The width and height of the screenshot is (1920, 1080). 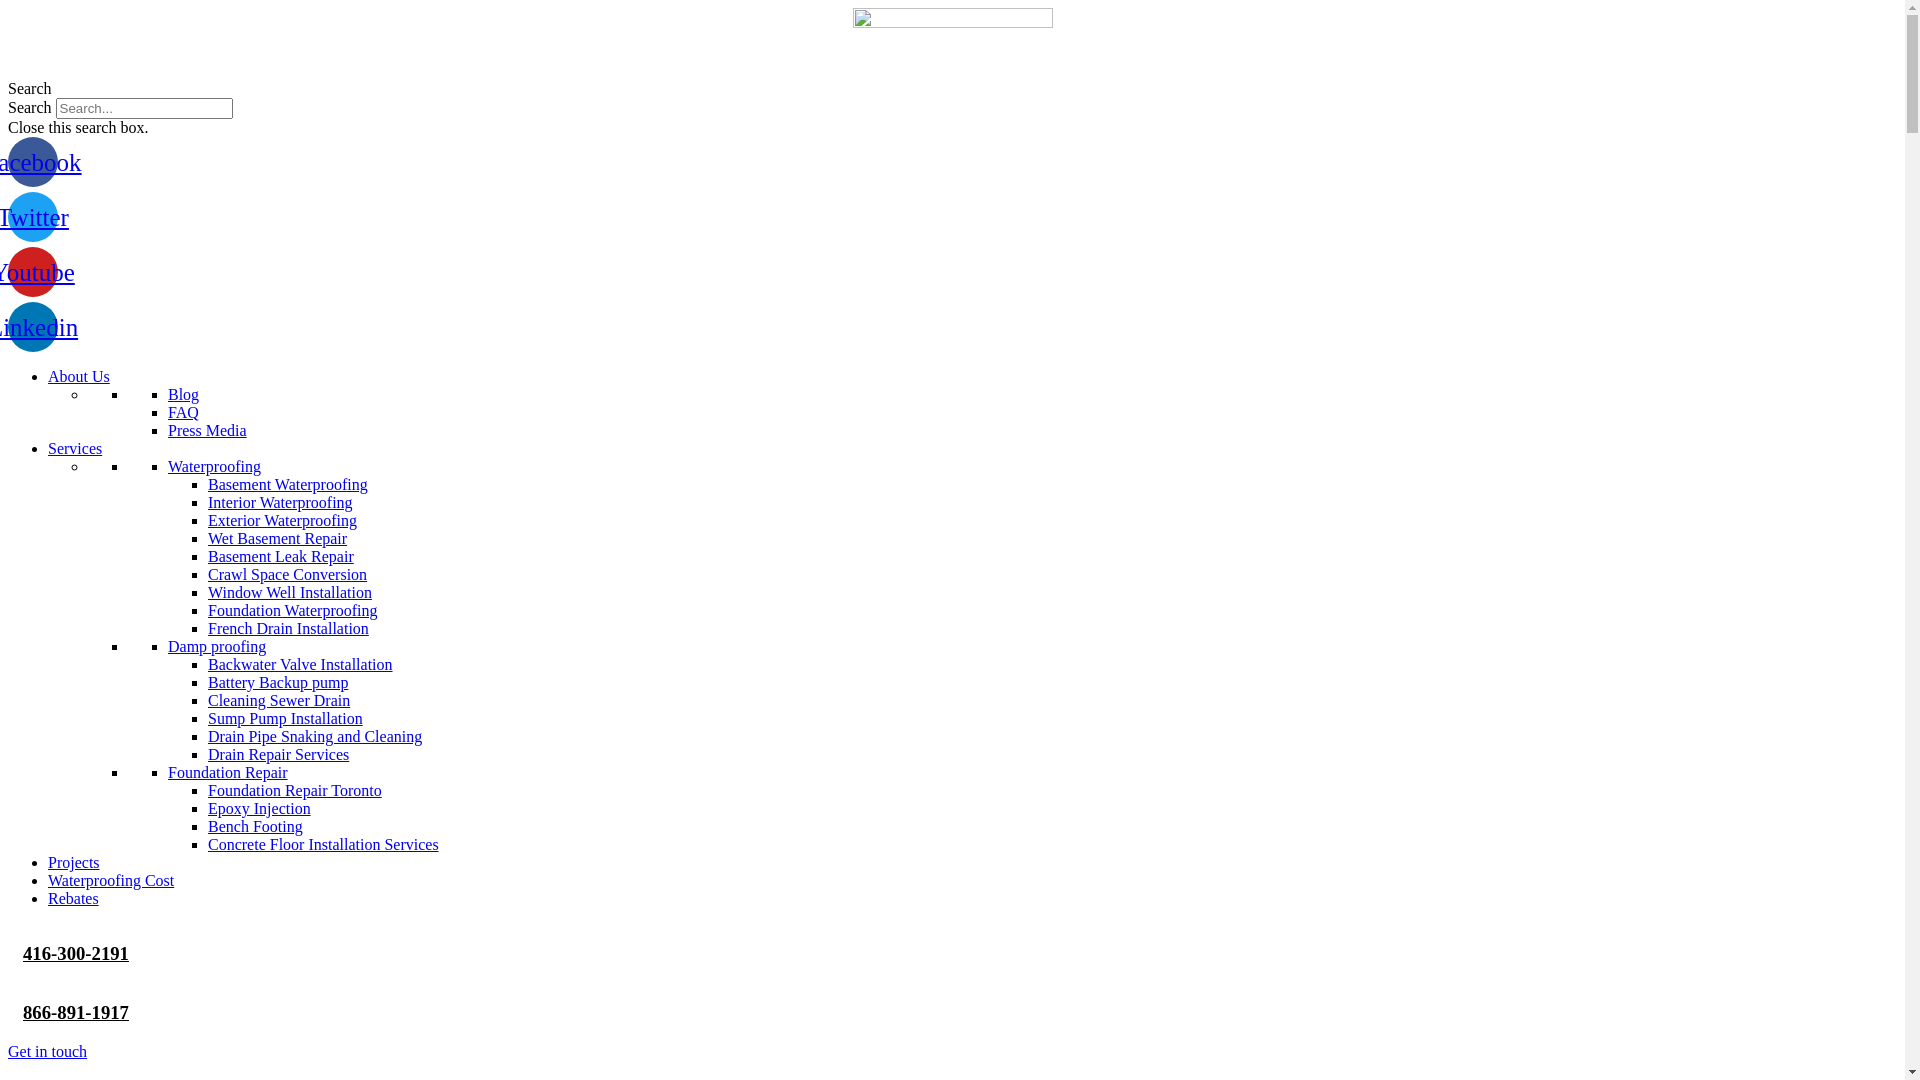 What do you see at coordinates (227, 771) in the screenshot?
I see `'Foundation Repair'` at bounding box center [227, 771].